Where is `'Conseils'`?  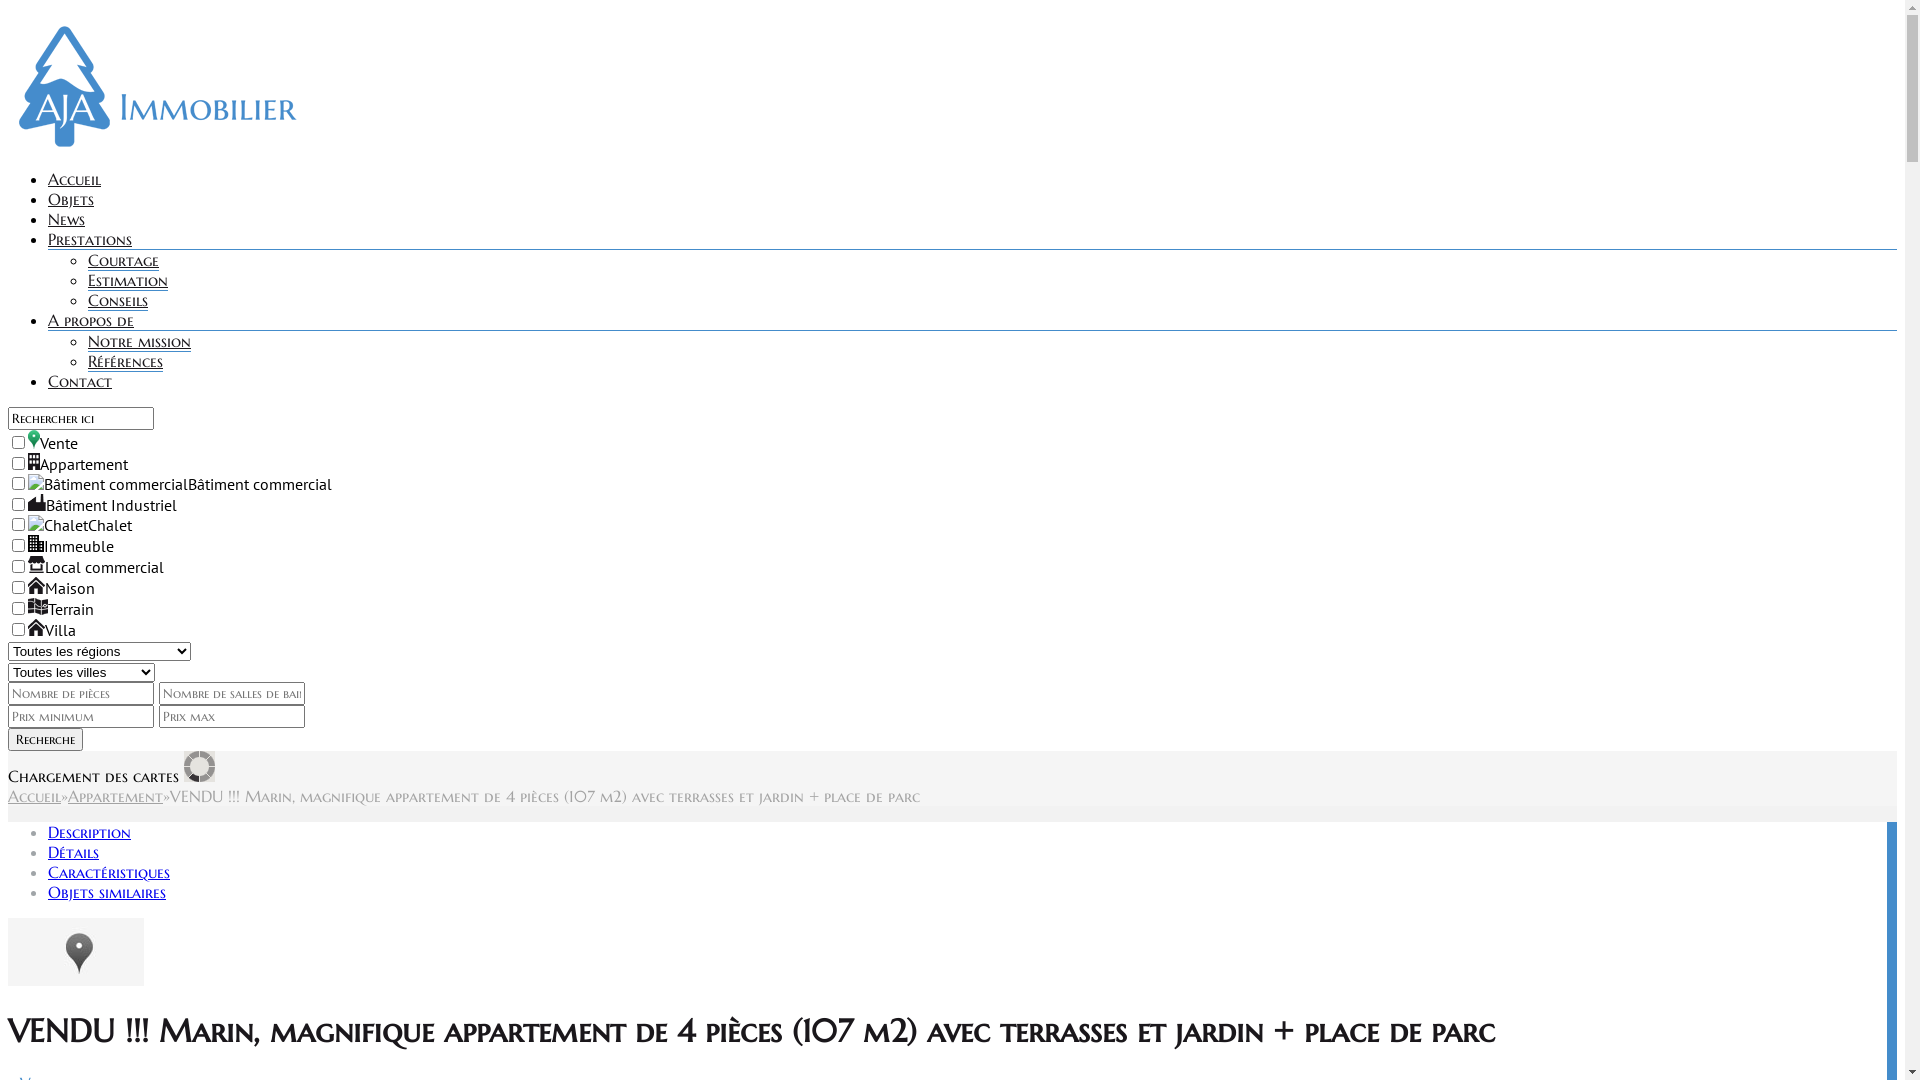 'Conseils' is located at coordinates (117, 300).